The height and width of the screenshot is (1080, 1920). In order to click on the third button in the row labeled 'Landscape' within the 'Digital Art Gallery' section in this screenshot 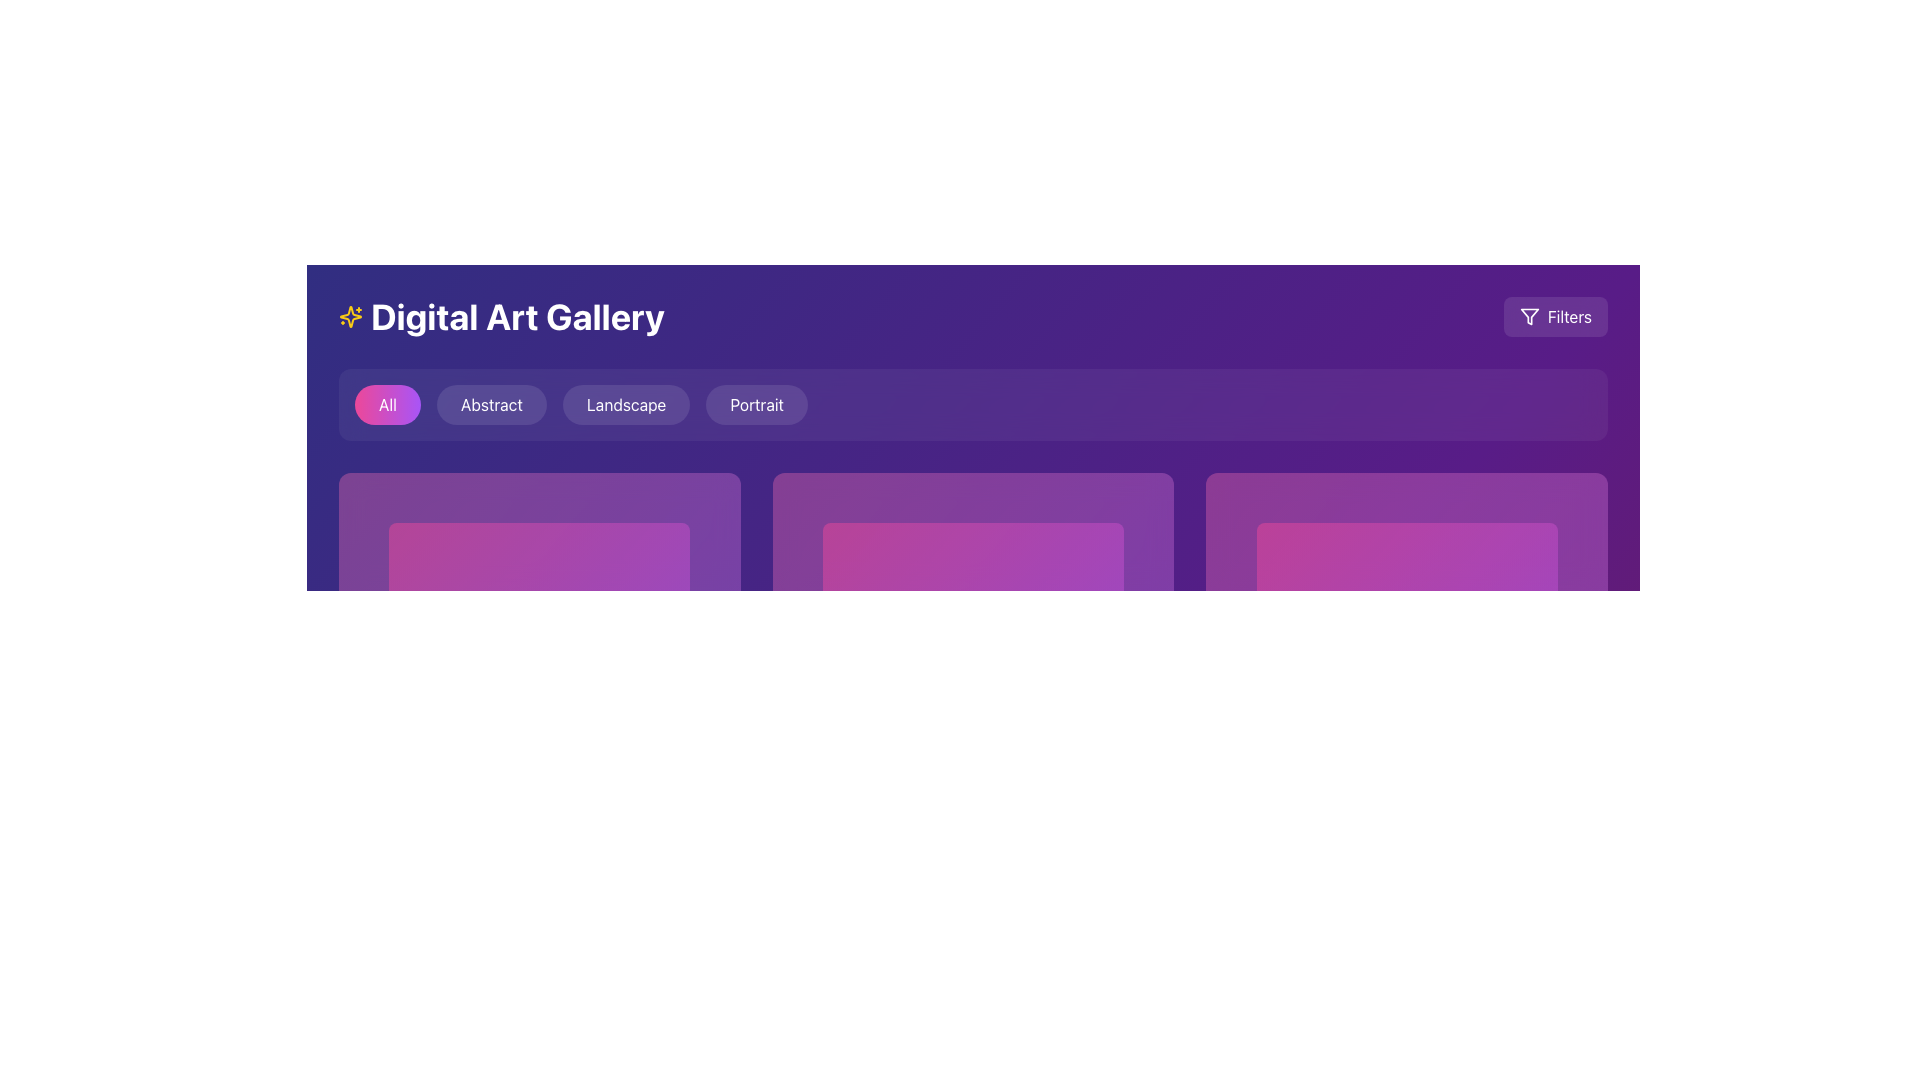, I will do `click(625, 405)`.